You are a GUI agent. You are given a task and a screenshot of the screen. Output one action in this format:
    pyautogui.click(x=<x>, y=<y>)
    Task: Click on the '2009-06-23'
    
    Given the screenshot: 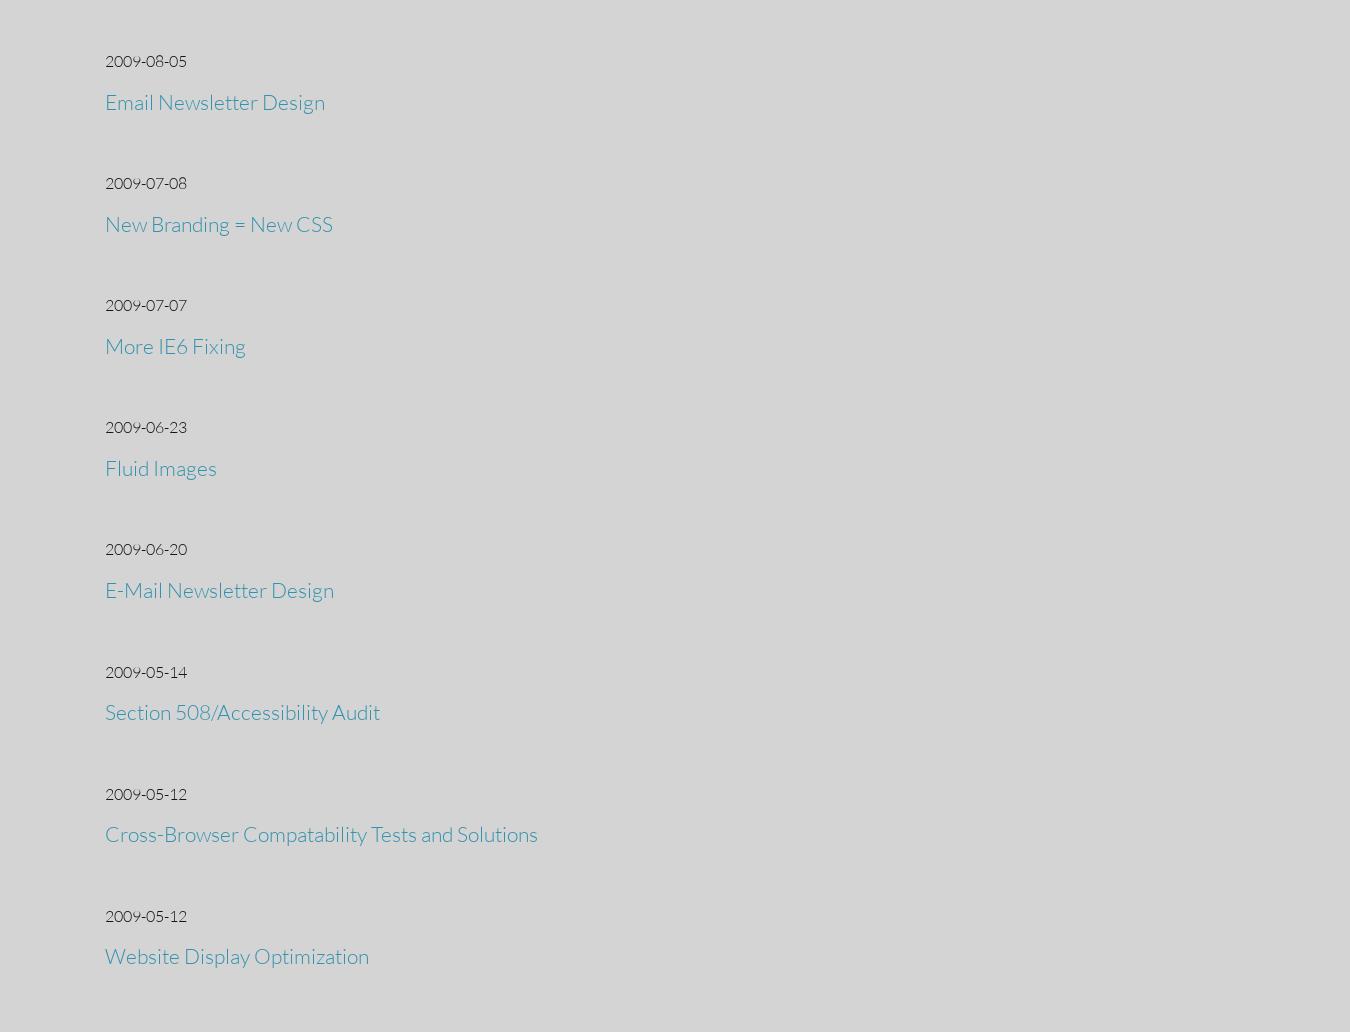 What is the action you would take?
    pyautogui.click(x=145, y=426)
    